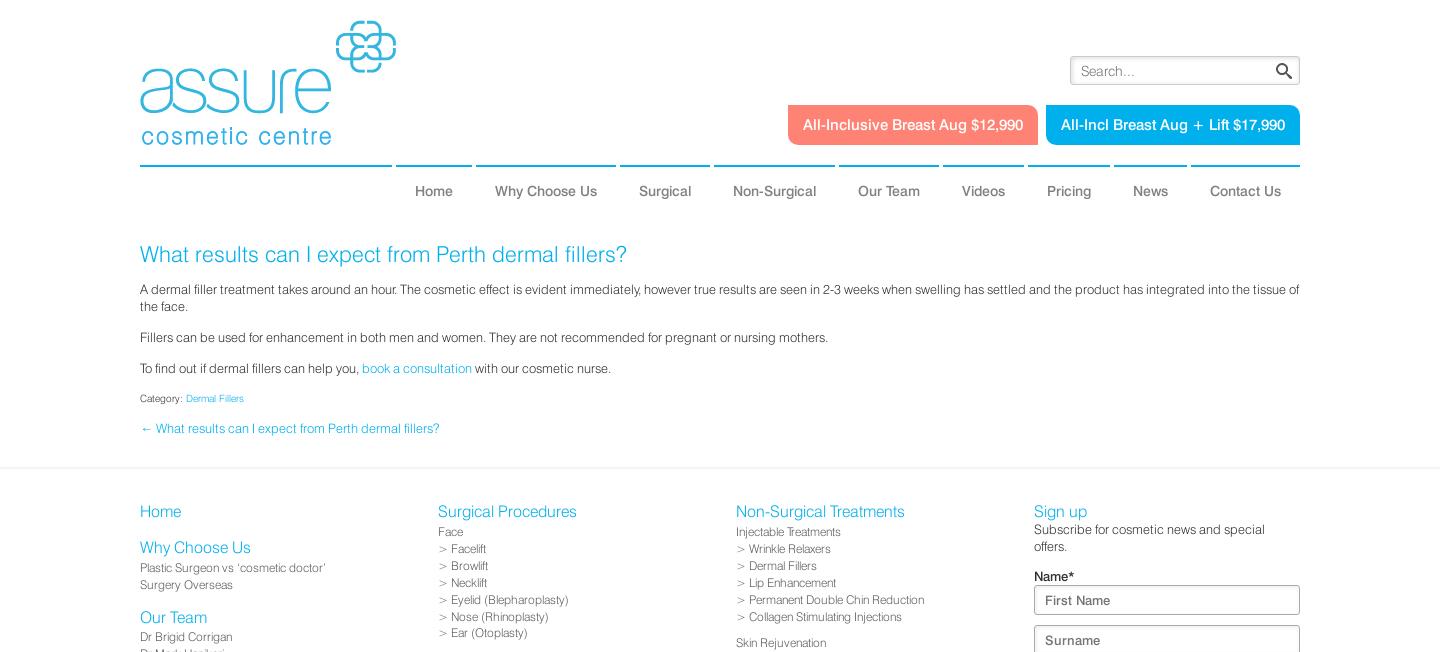 The image size is (1440, 652). What do you see at coordinates (162, 397) in the screenshot?
I see `'Category:'` at bounding box center [162, 397].